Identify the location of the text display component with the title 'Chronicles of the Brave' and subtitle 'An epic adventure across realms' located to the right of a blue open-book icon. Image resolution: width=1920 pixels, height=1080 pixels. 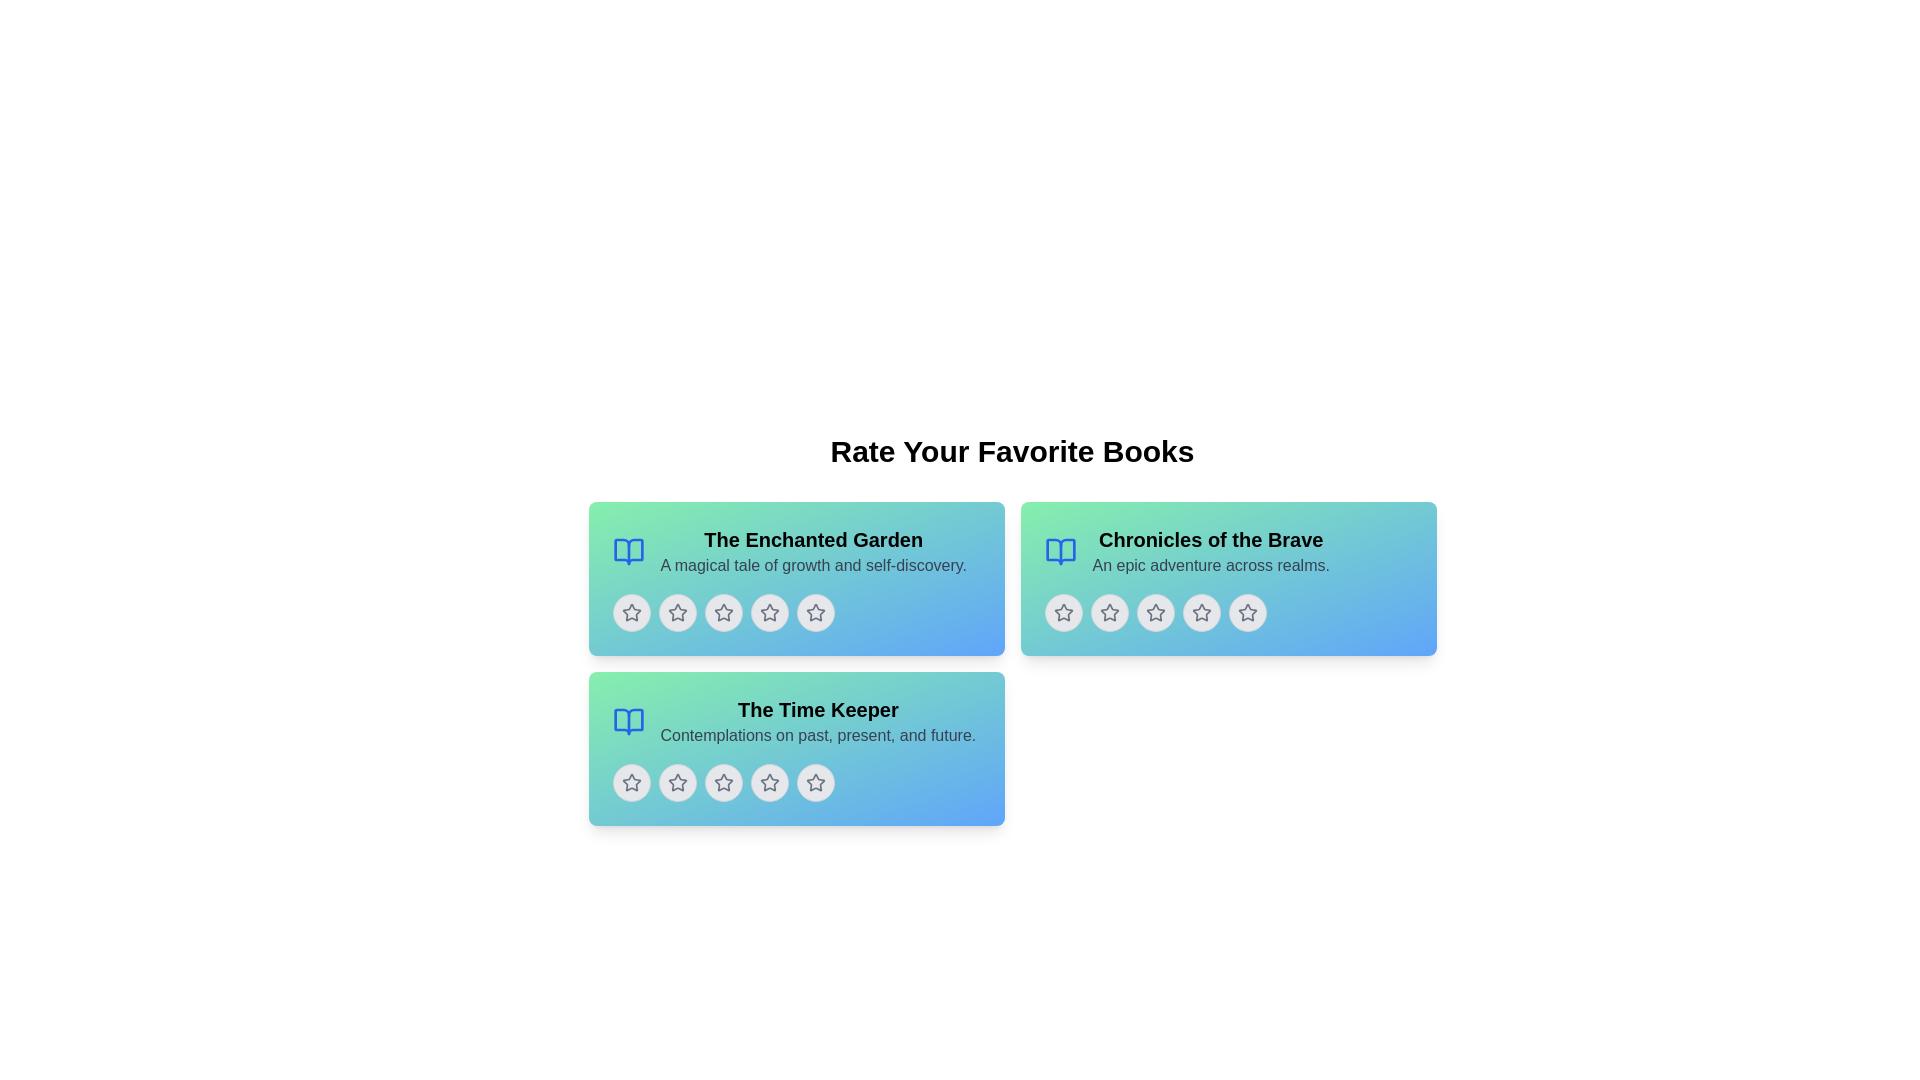
(1227, 551).